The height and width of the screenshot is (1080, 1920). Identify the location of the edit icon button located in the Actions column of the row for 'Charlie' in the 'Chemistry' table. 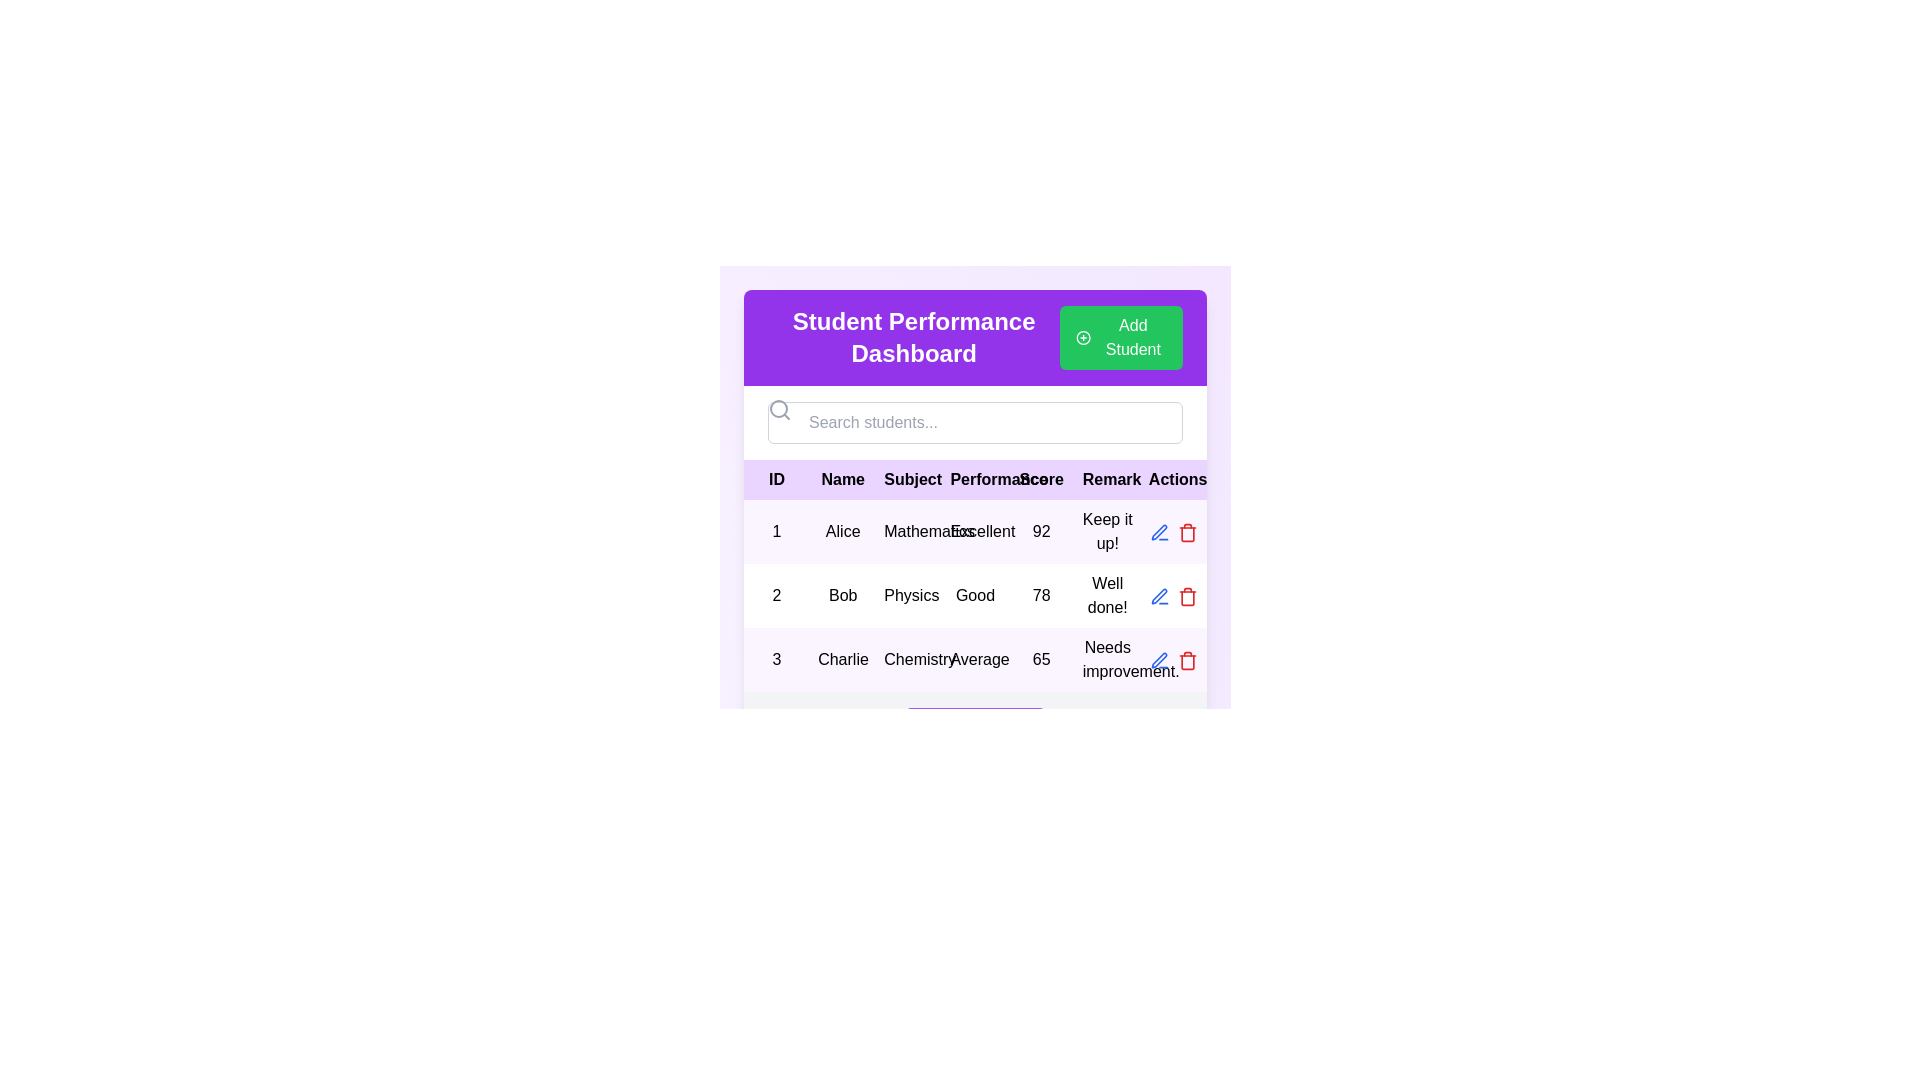
(1159, 595).